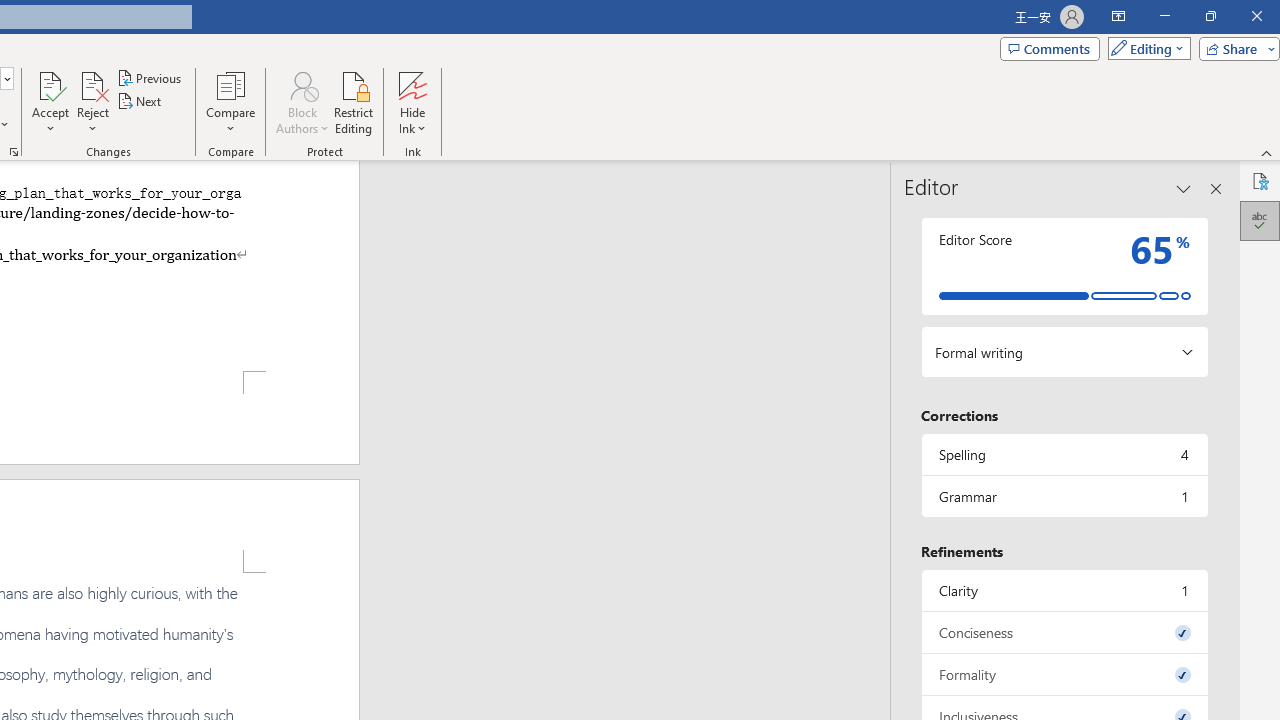  I want to click on 'Grammar, 1 issue. Press space or enter to review items.', so click(1063, 495).